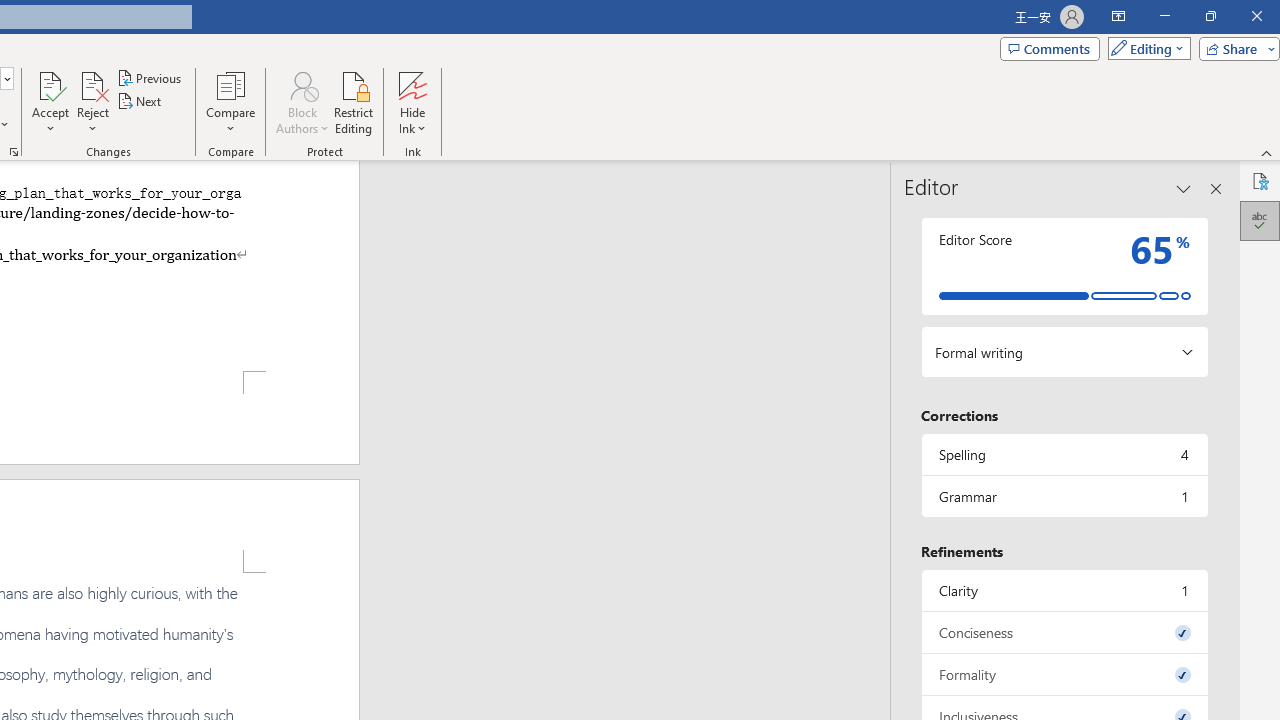  I want to click on 'Grammar, 1 issue. Press space or enter to review items.', so click(1063, 495).